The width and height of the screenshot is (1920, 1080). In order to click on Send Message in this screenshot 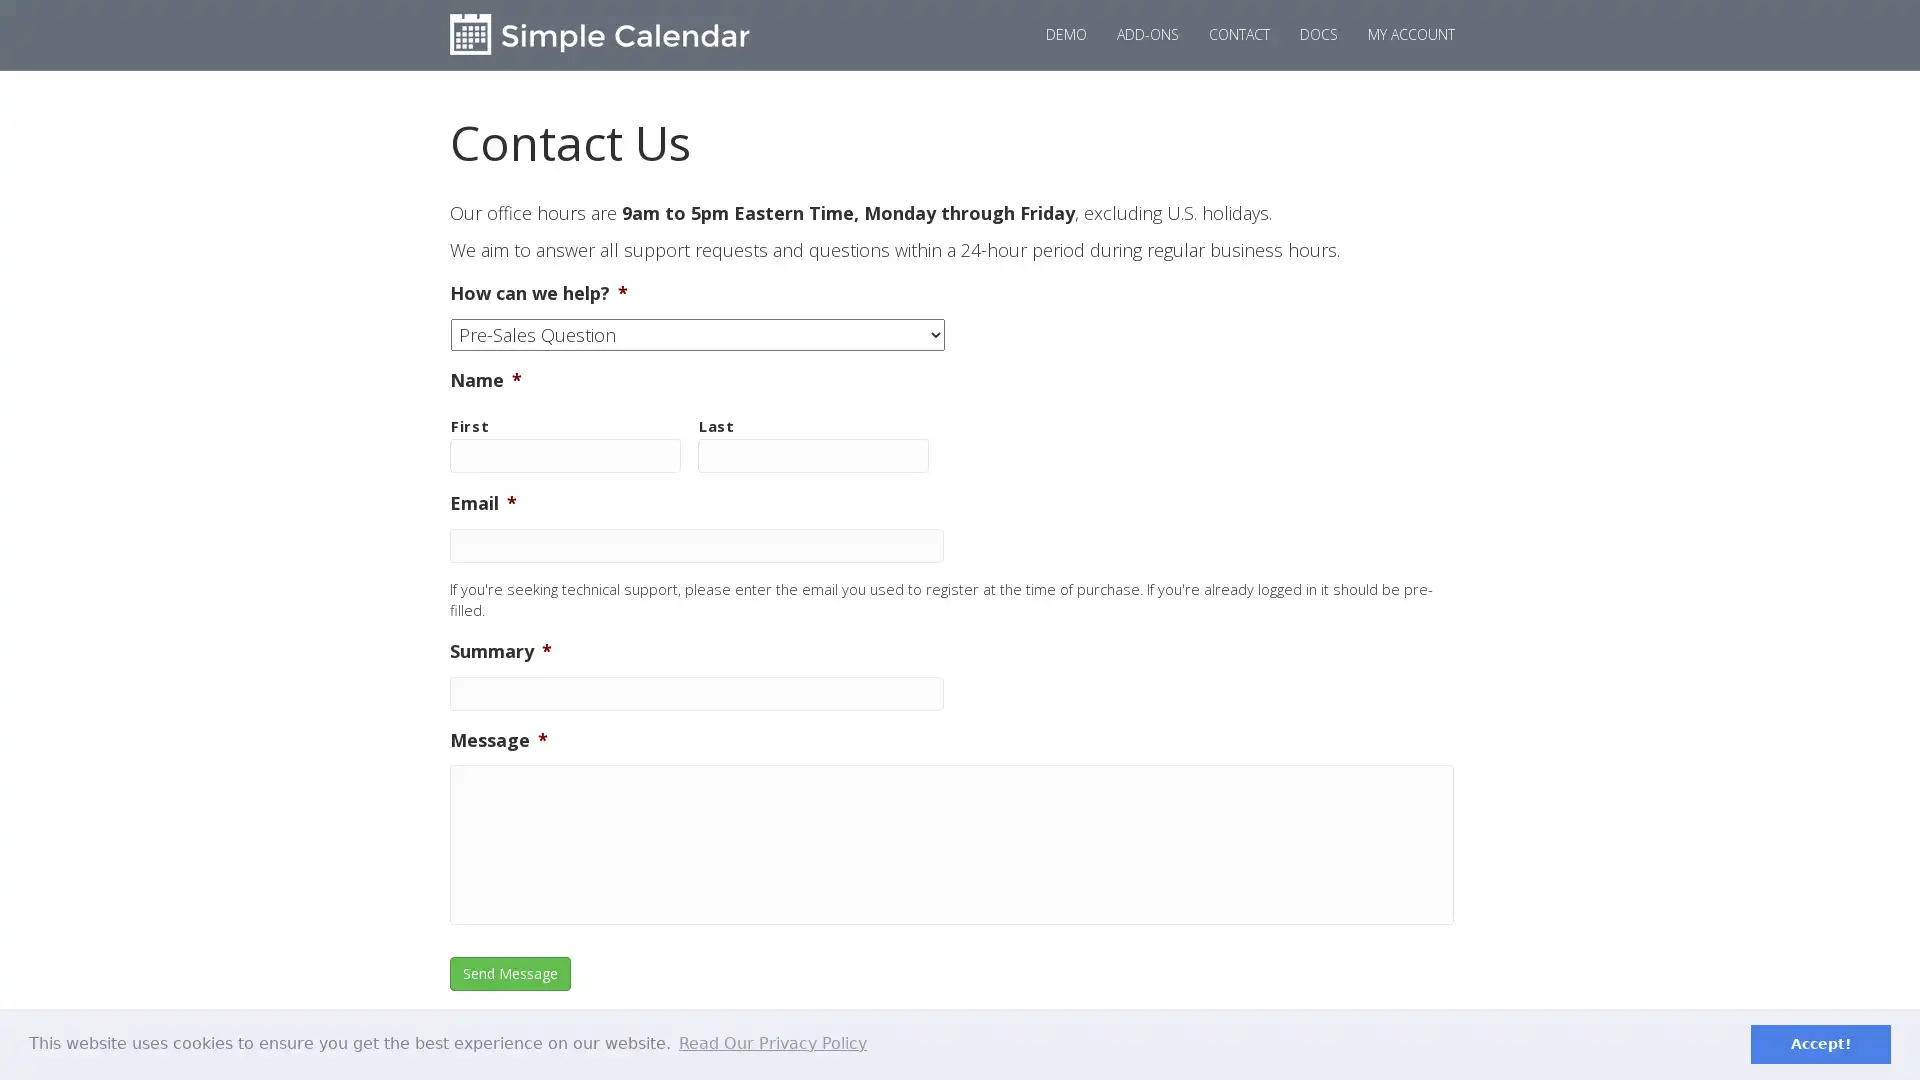, I will do `click(510, 973)`.